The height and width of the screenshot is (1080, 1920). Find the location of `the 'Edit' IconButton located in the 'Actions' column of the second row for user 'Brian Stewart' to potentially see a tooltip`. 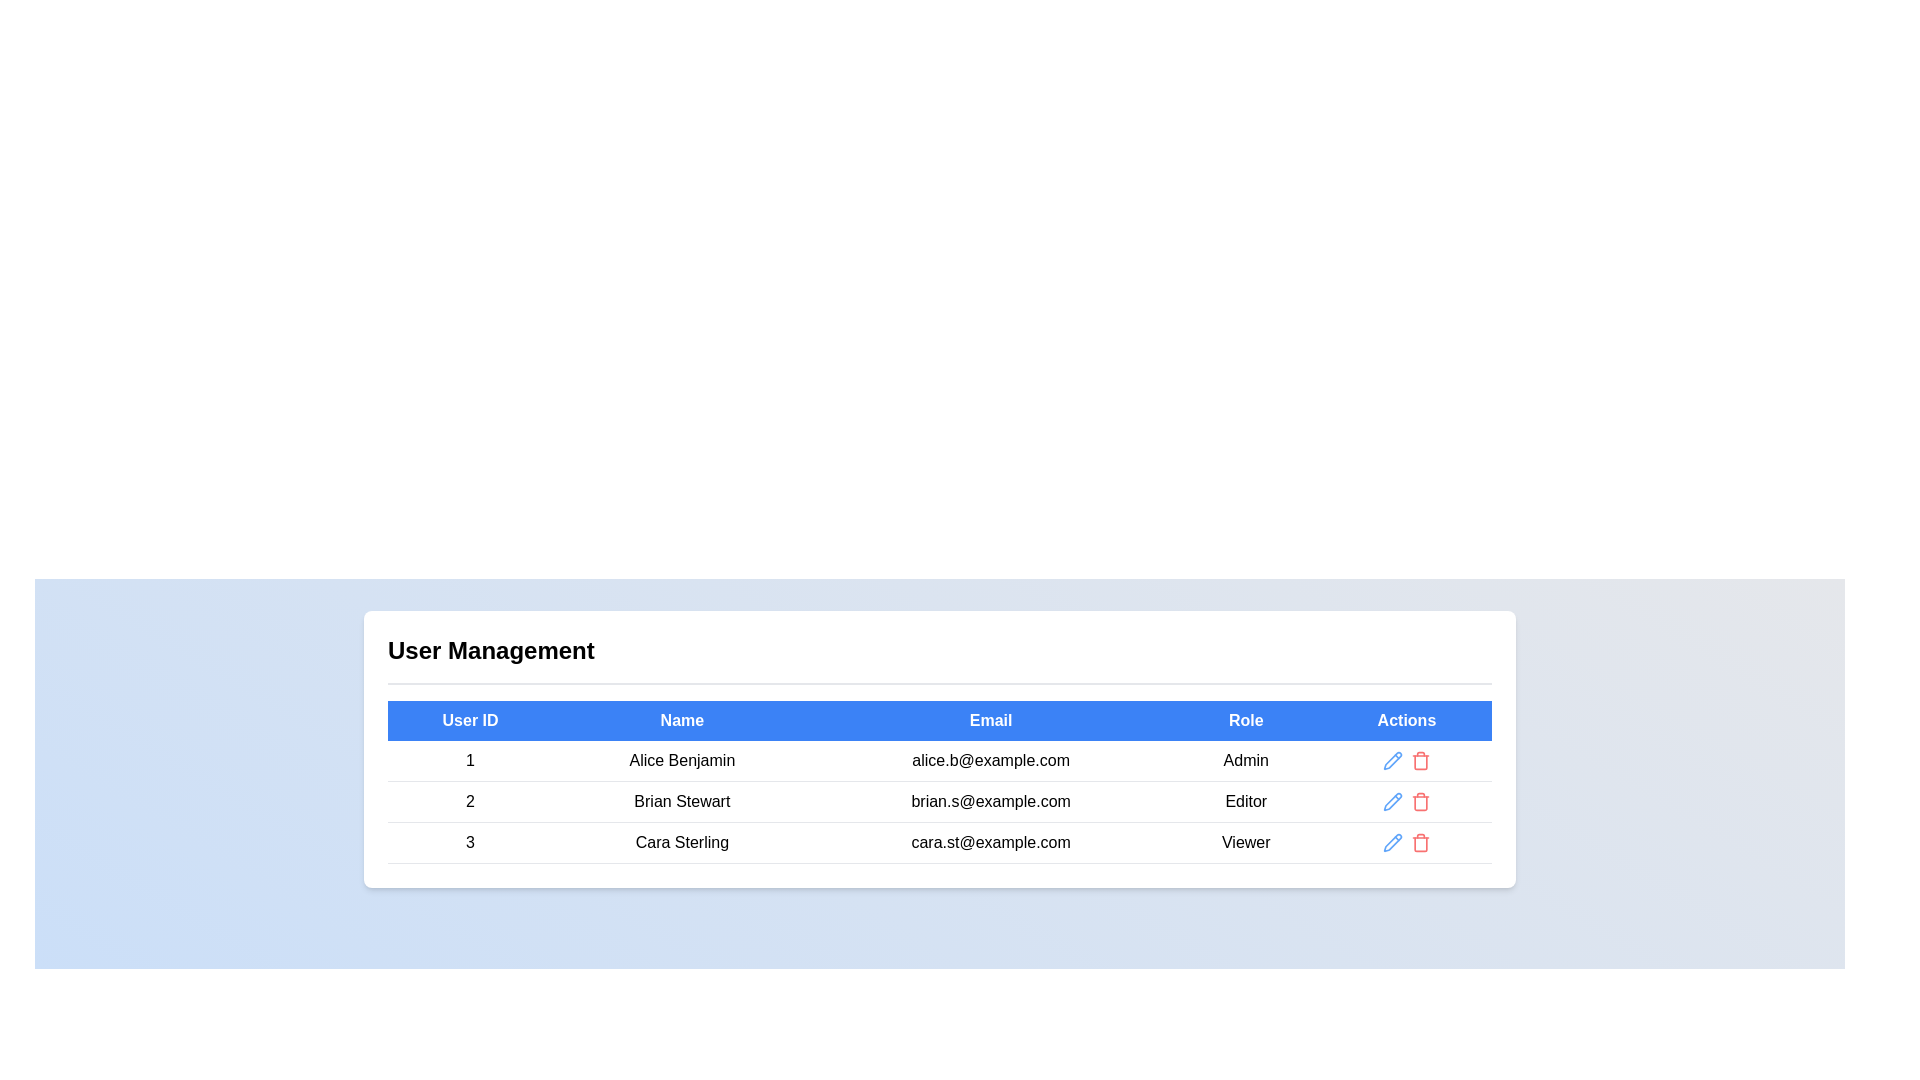

the 'Edit' IconButton located in the 'Actions' column of the second row for user 'Brian Stewart' to potentially see a tooltip is located at coordinates (1391, 801).